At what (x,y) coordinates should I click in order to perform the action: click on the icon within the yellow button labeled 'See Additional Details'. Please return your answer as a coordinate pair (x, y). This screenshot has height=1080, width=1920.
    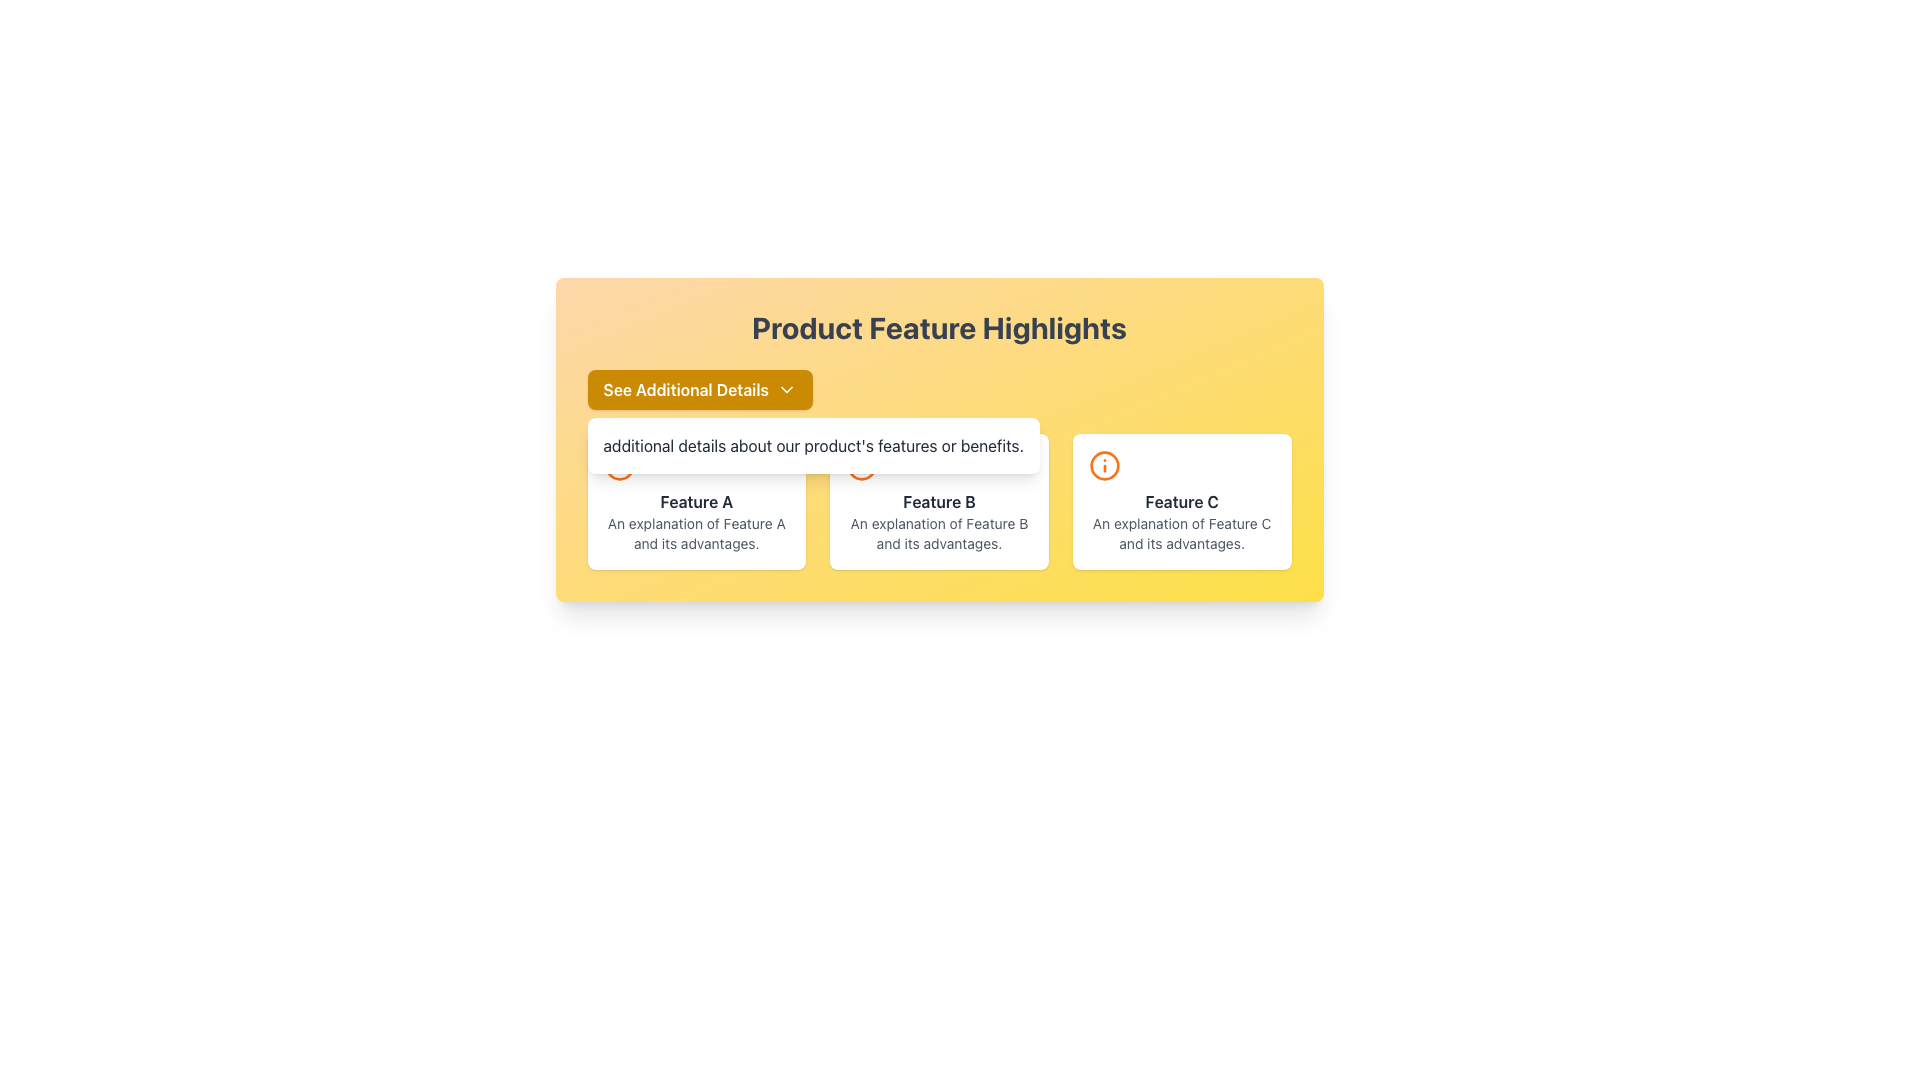
    Looking at the image, I should click on (786, 389).